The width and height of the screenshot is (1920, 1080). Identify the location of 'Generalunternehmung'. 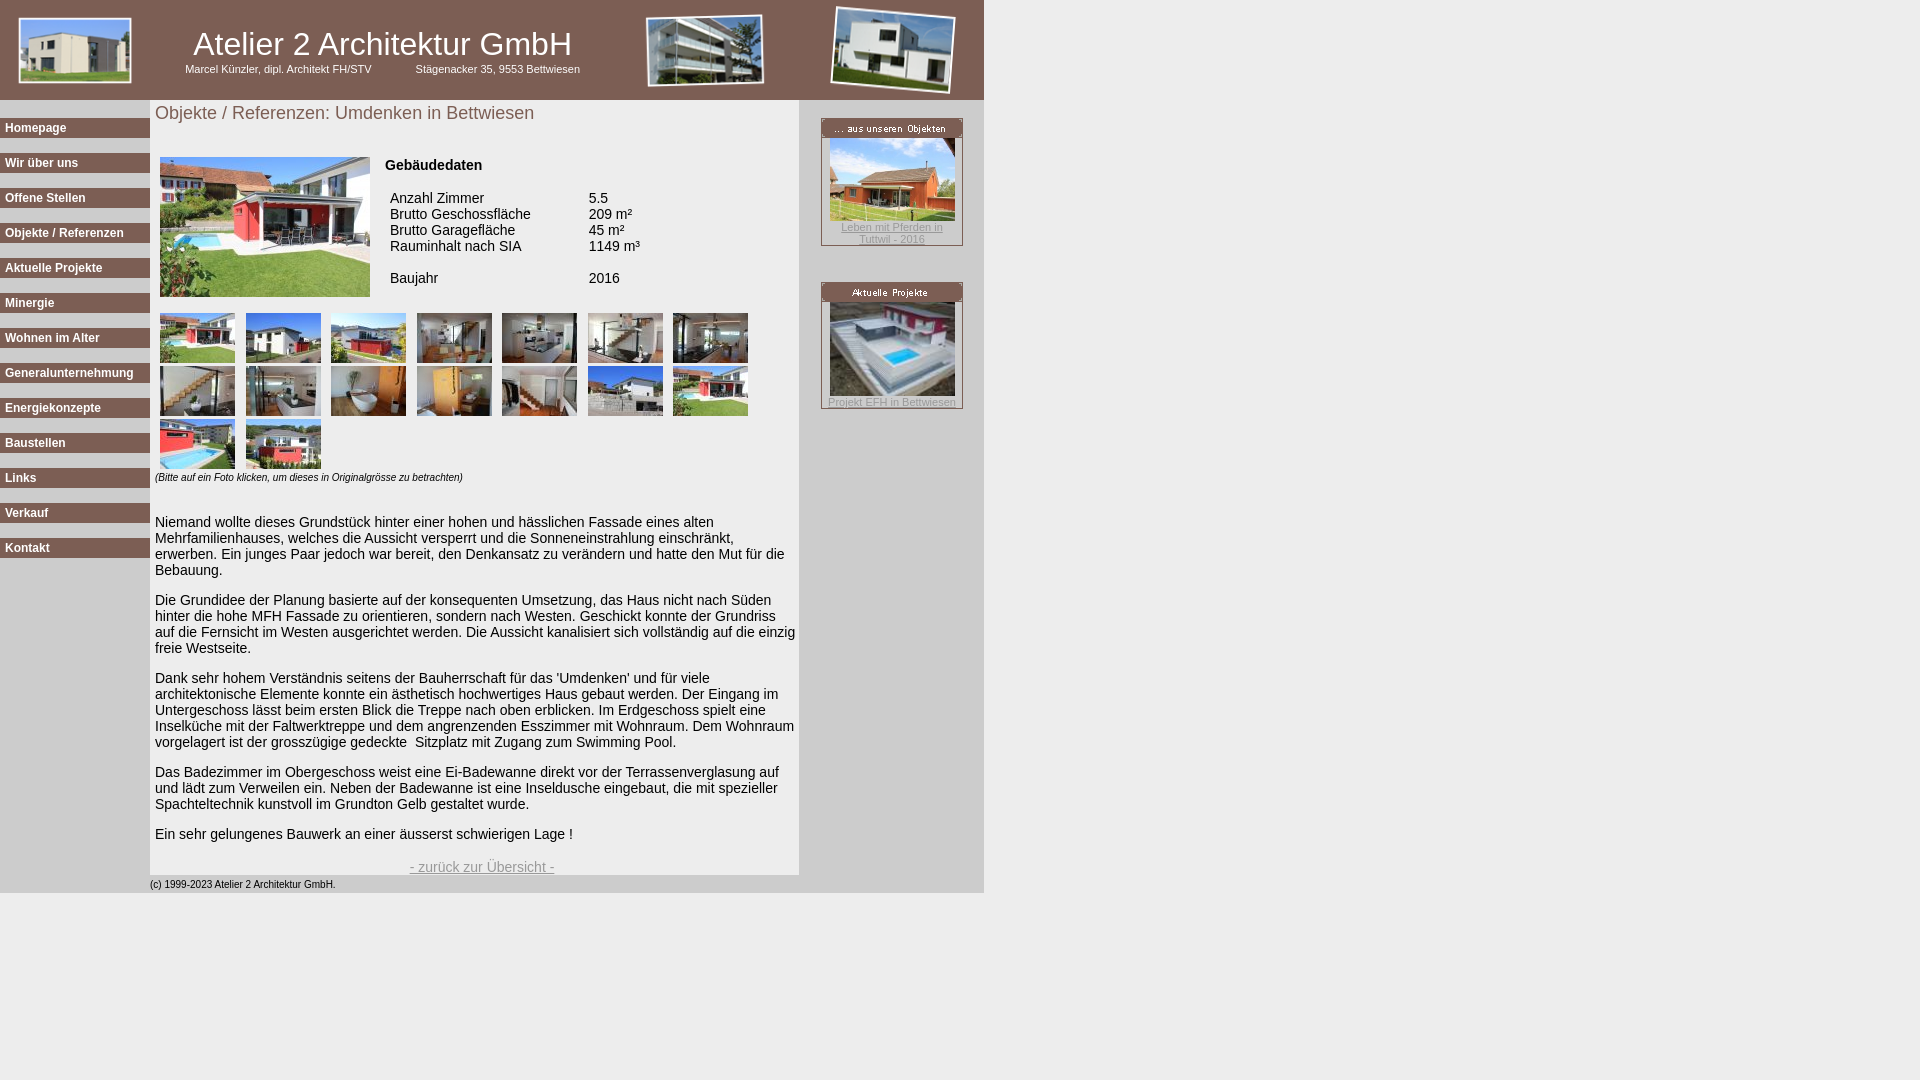
(69, 373).